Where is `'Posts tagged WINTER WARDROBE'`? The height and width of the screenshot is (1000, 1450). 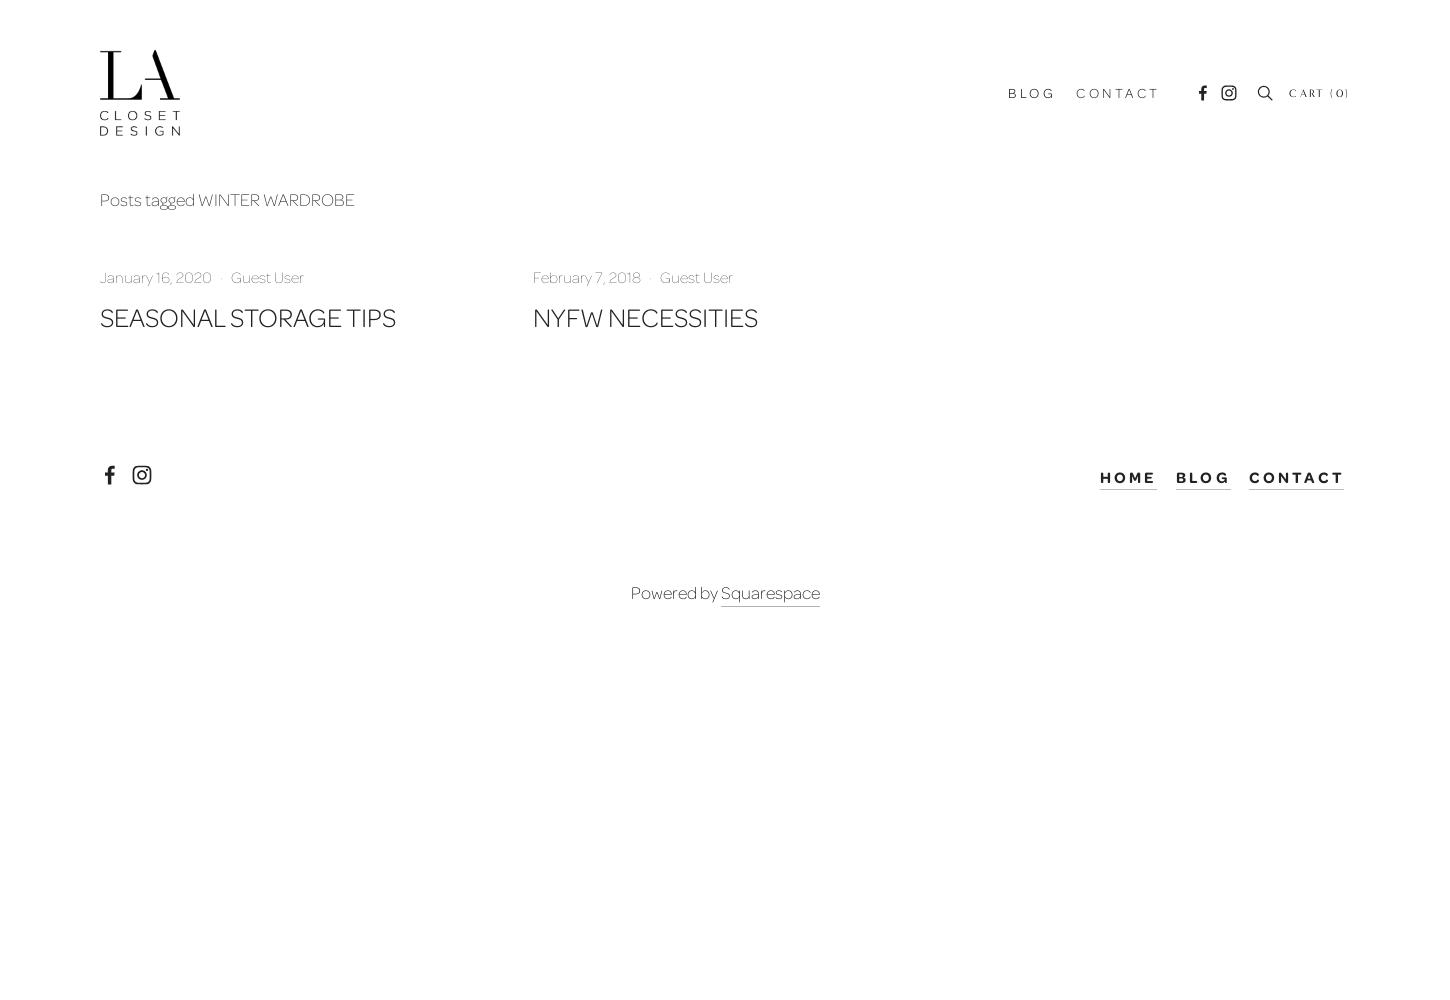
'Posts tagged WINTER WARDROBE' is located at coordinates (226, 198).